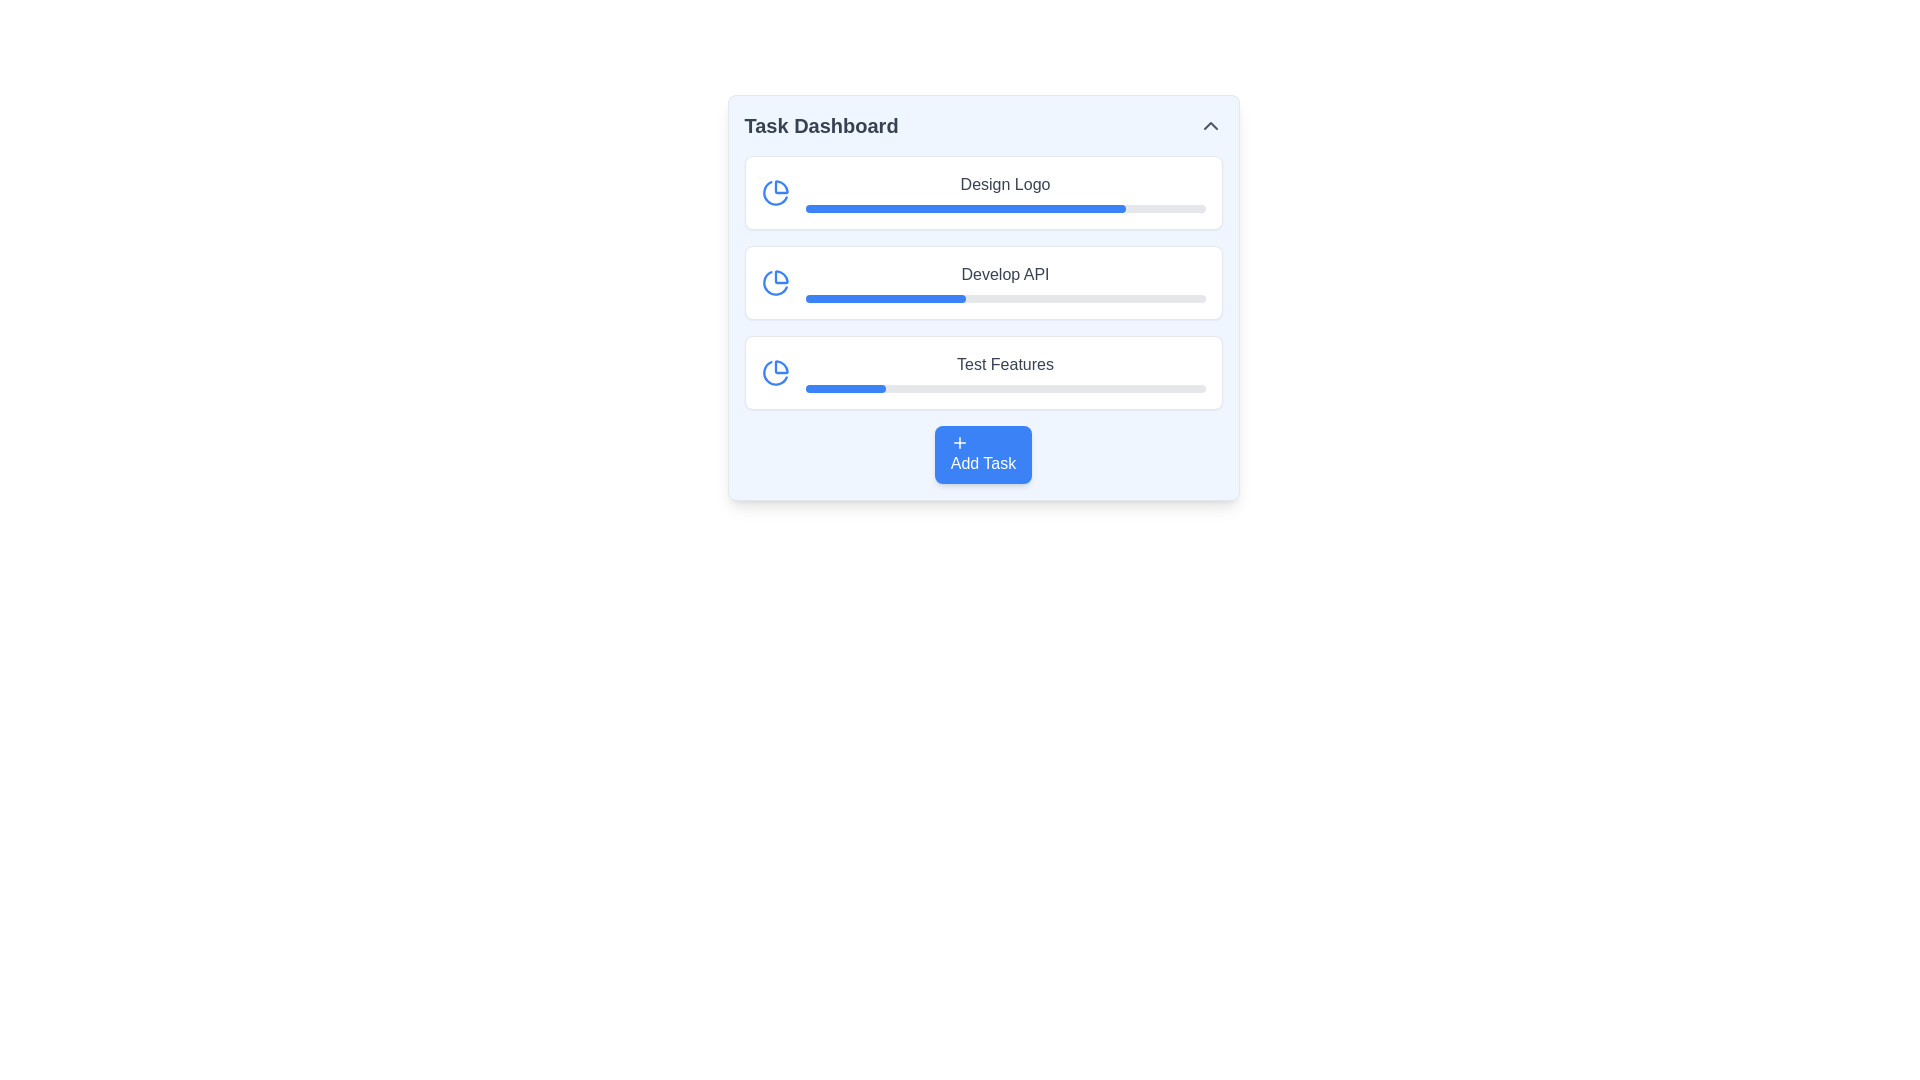  I want to click on the Progress bar located below the 'Develop API' text label in the second task row, which visually conveys progress towards the completion of the task, so click(1005, 299).